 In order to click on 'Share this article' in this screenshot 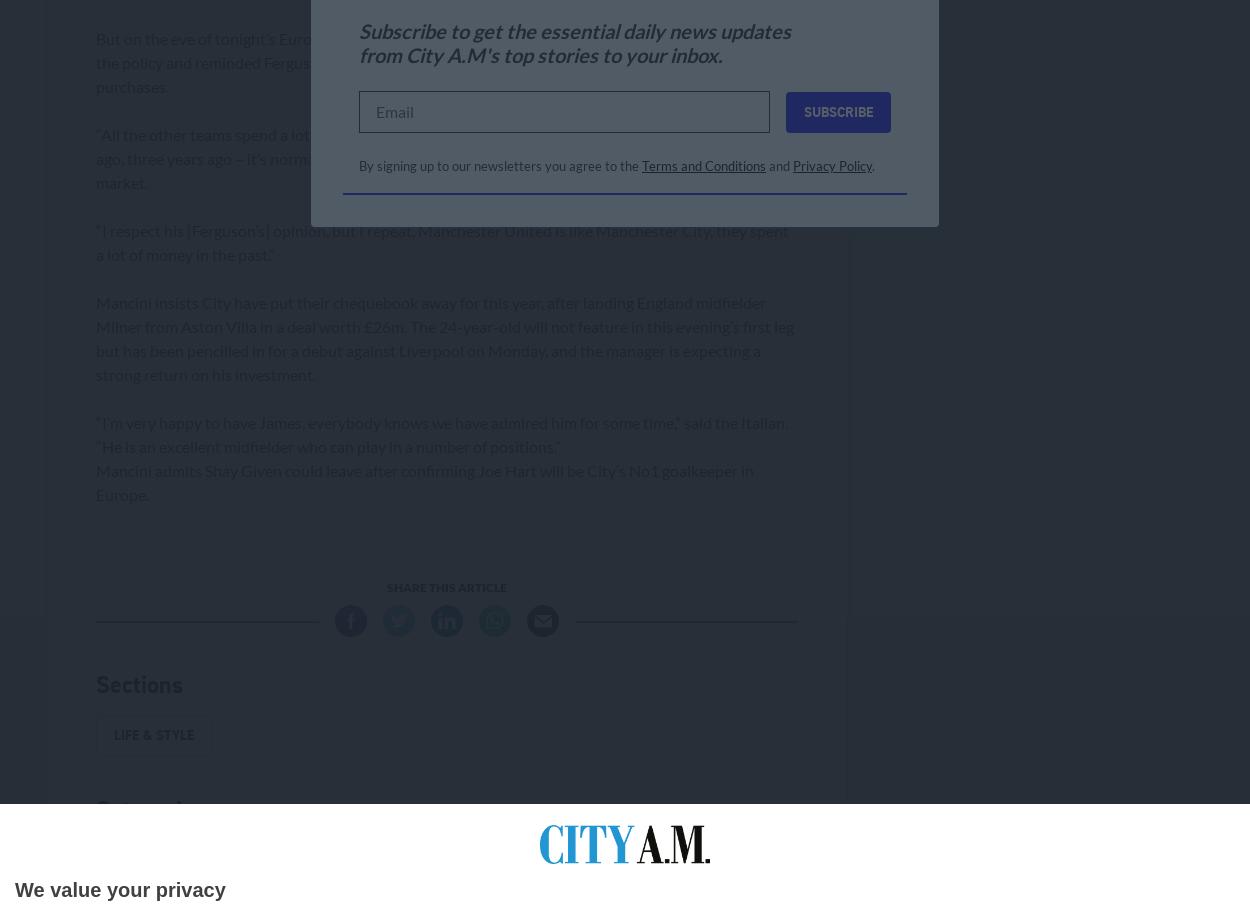, I will do `click(445, 586)`.